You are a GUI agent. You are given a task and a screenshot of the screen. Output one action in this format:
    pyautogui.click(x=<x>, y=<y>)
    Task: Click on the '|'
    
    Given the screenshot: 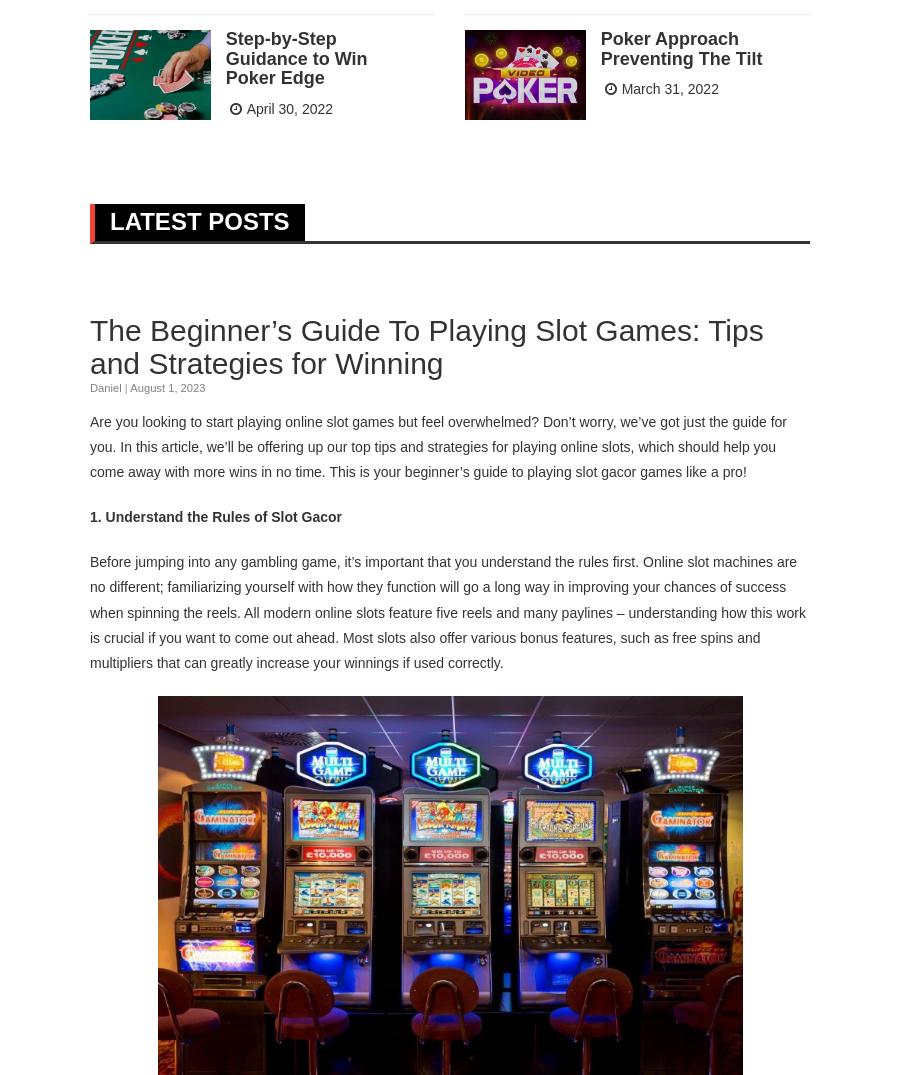 What is the action you would take?
    pyautogui.click(x=125, y=387)
    